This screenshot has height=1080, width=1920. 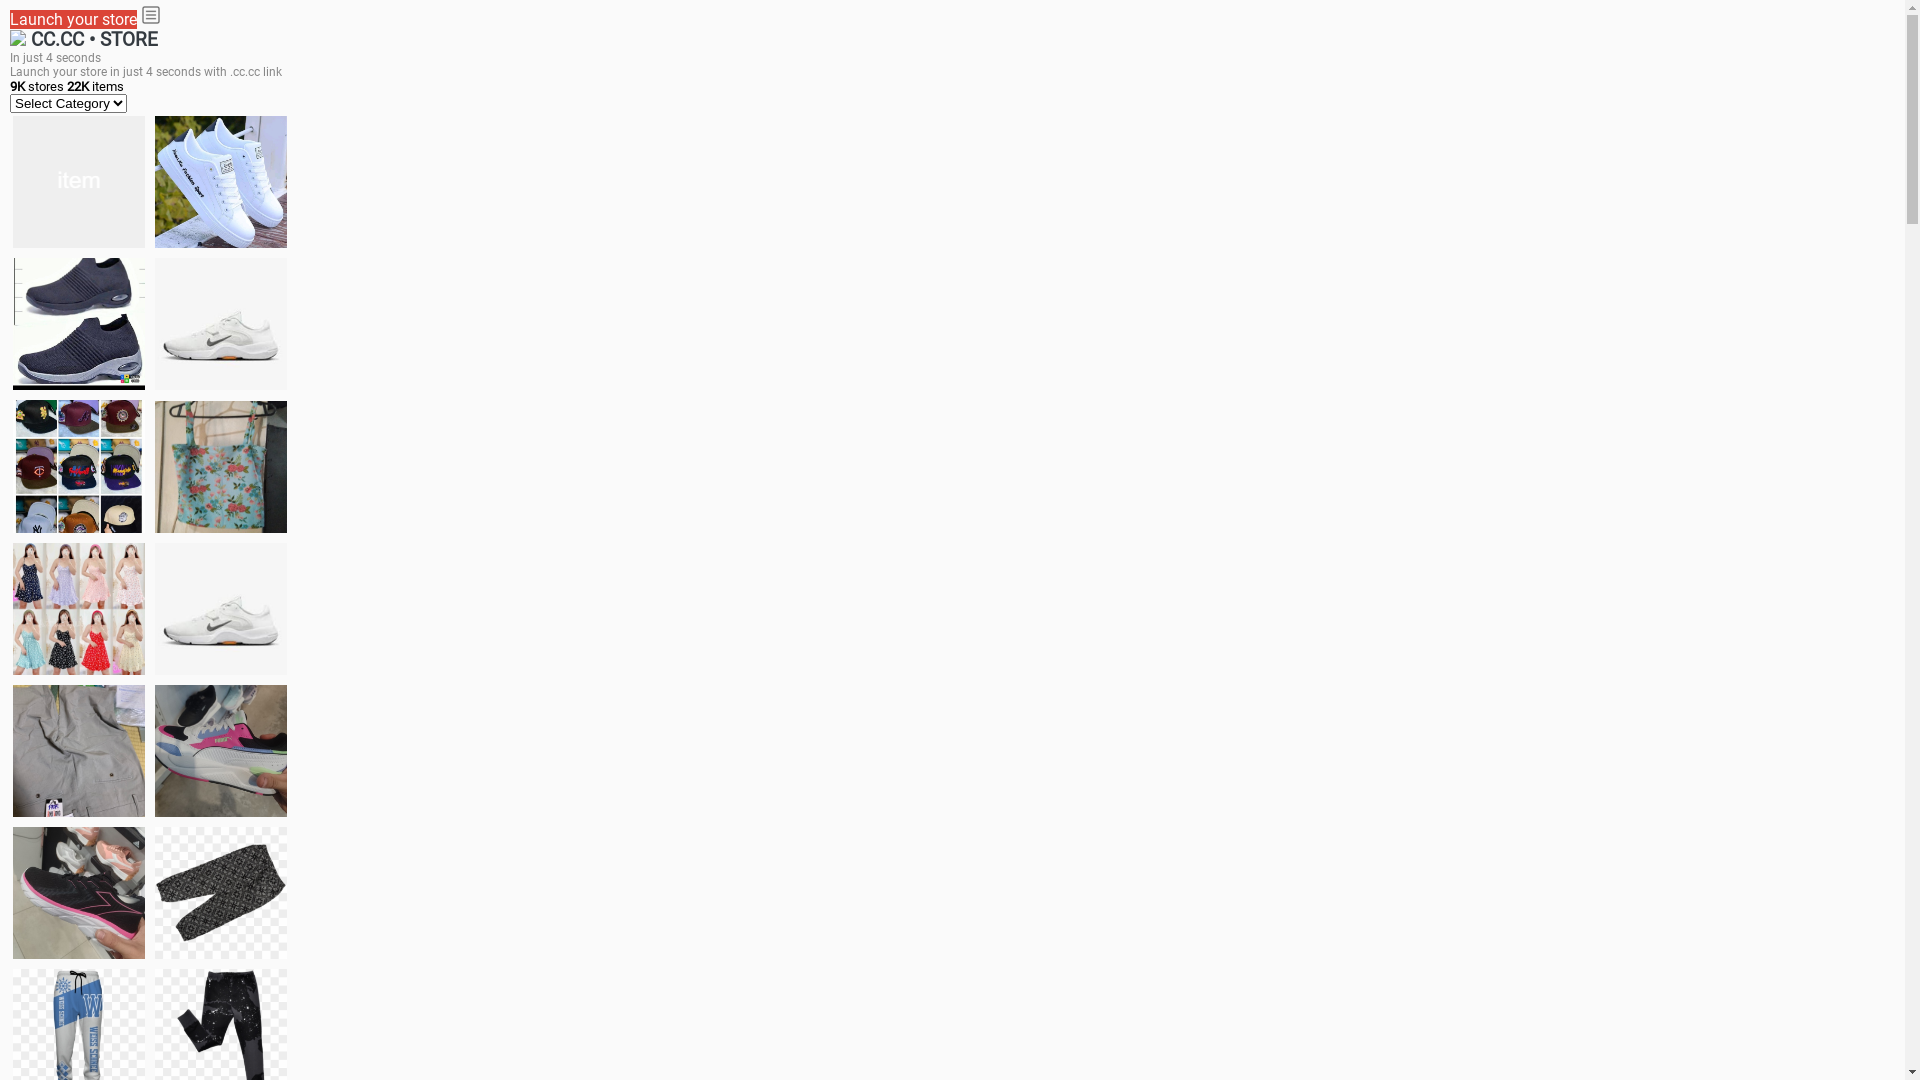 I want to click on 'shoes for boys', so click(x=13, y=323).